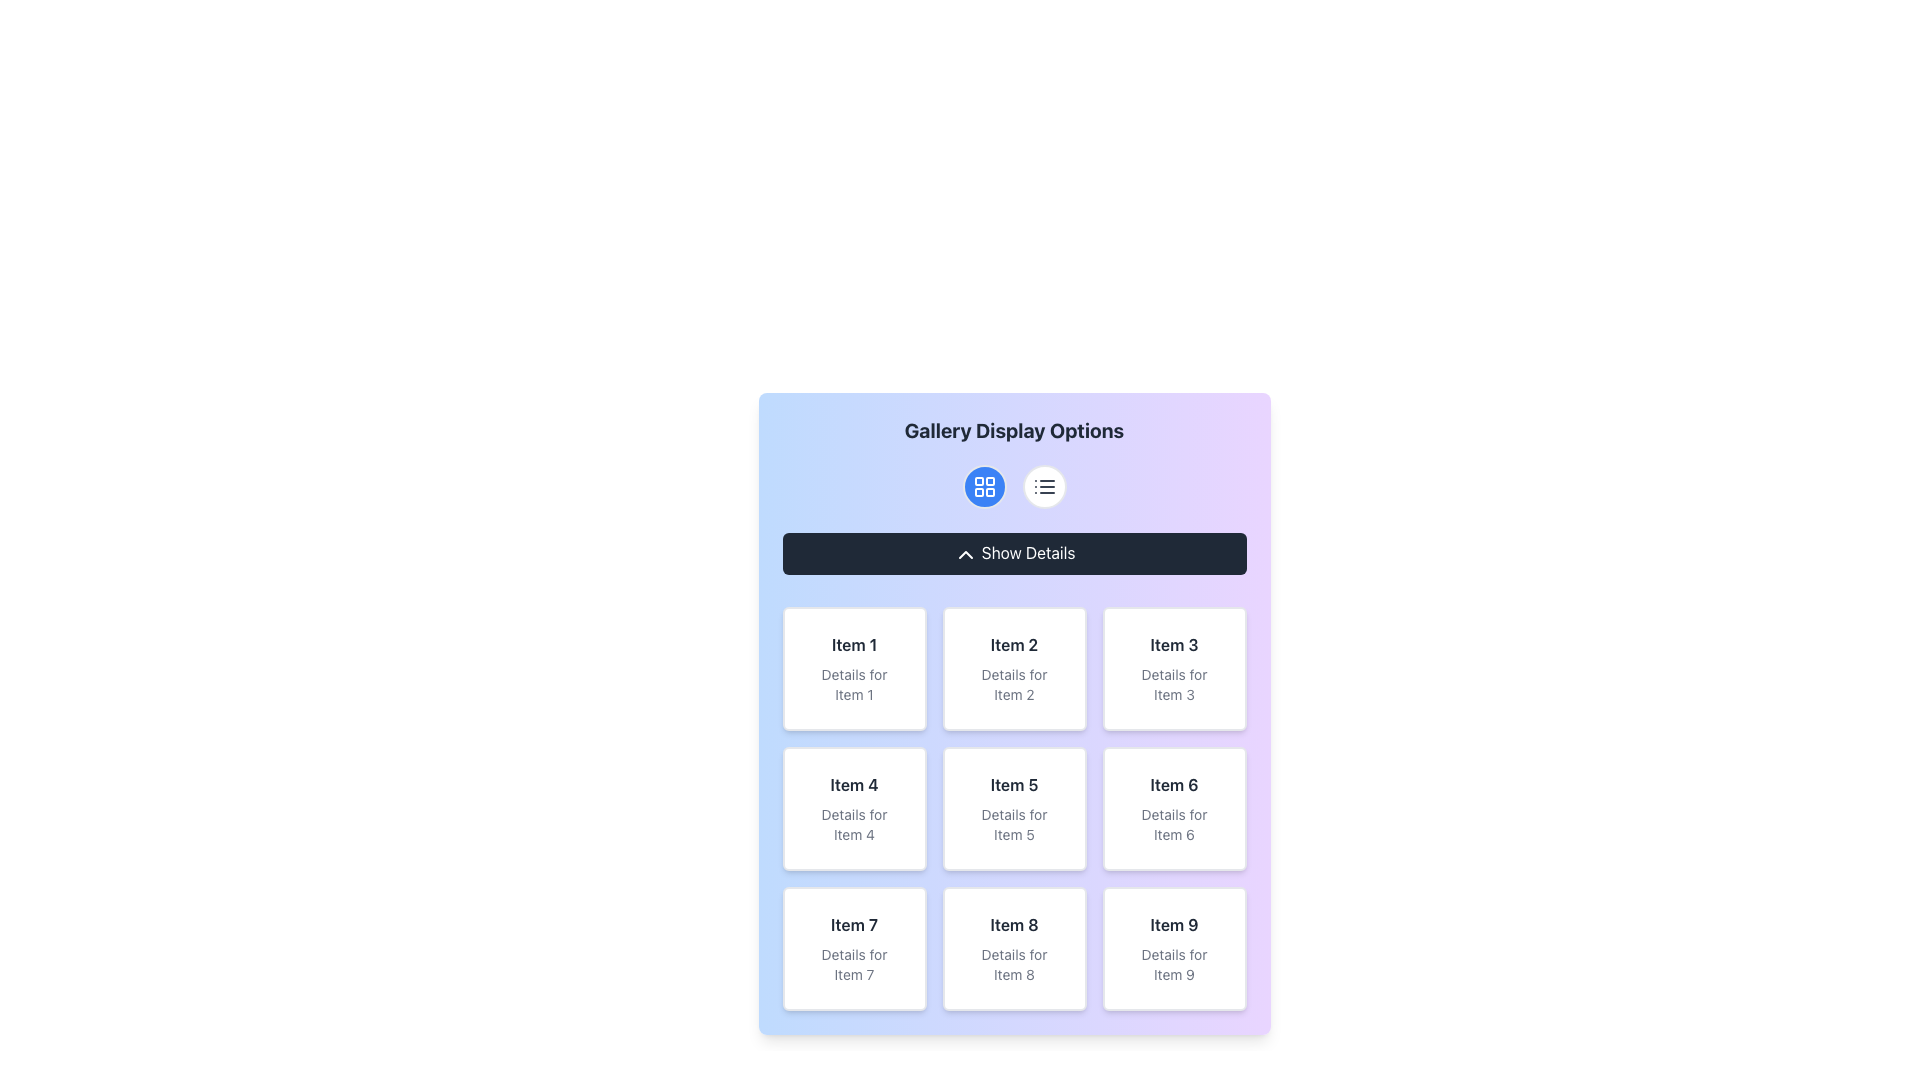  What do you see at coordinates (1174, 824) in the screenshot?
I see `the static text label providing additional descriptive information about 'Item 6', located in the sixth card of a 3x3 grid layout in the bottom-right corner` at bounding box center [1174, 824].